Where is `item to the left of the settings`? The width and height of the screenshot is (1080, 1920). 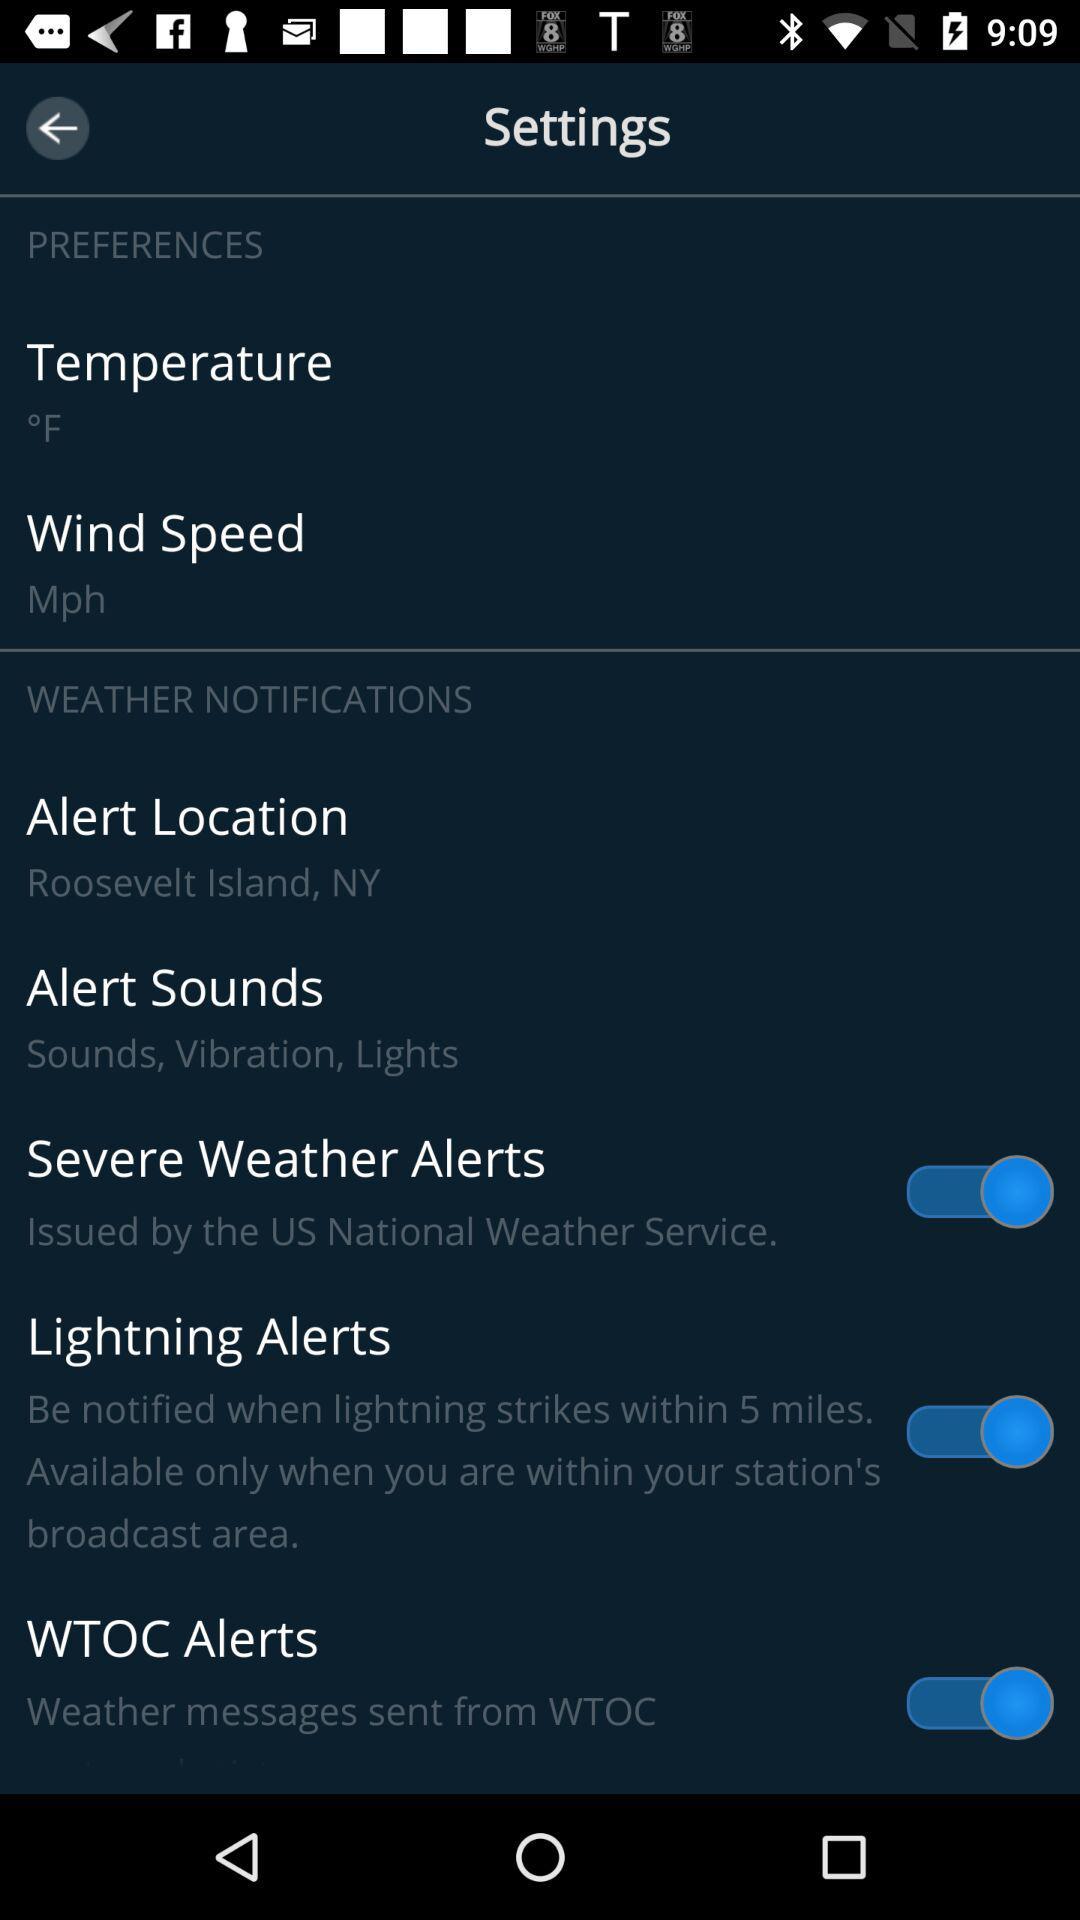 item to the left of the settings is located at coordinates (56, 127).